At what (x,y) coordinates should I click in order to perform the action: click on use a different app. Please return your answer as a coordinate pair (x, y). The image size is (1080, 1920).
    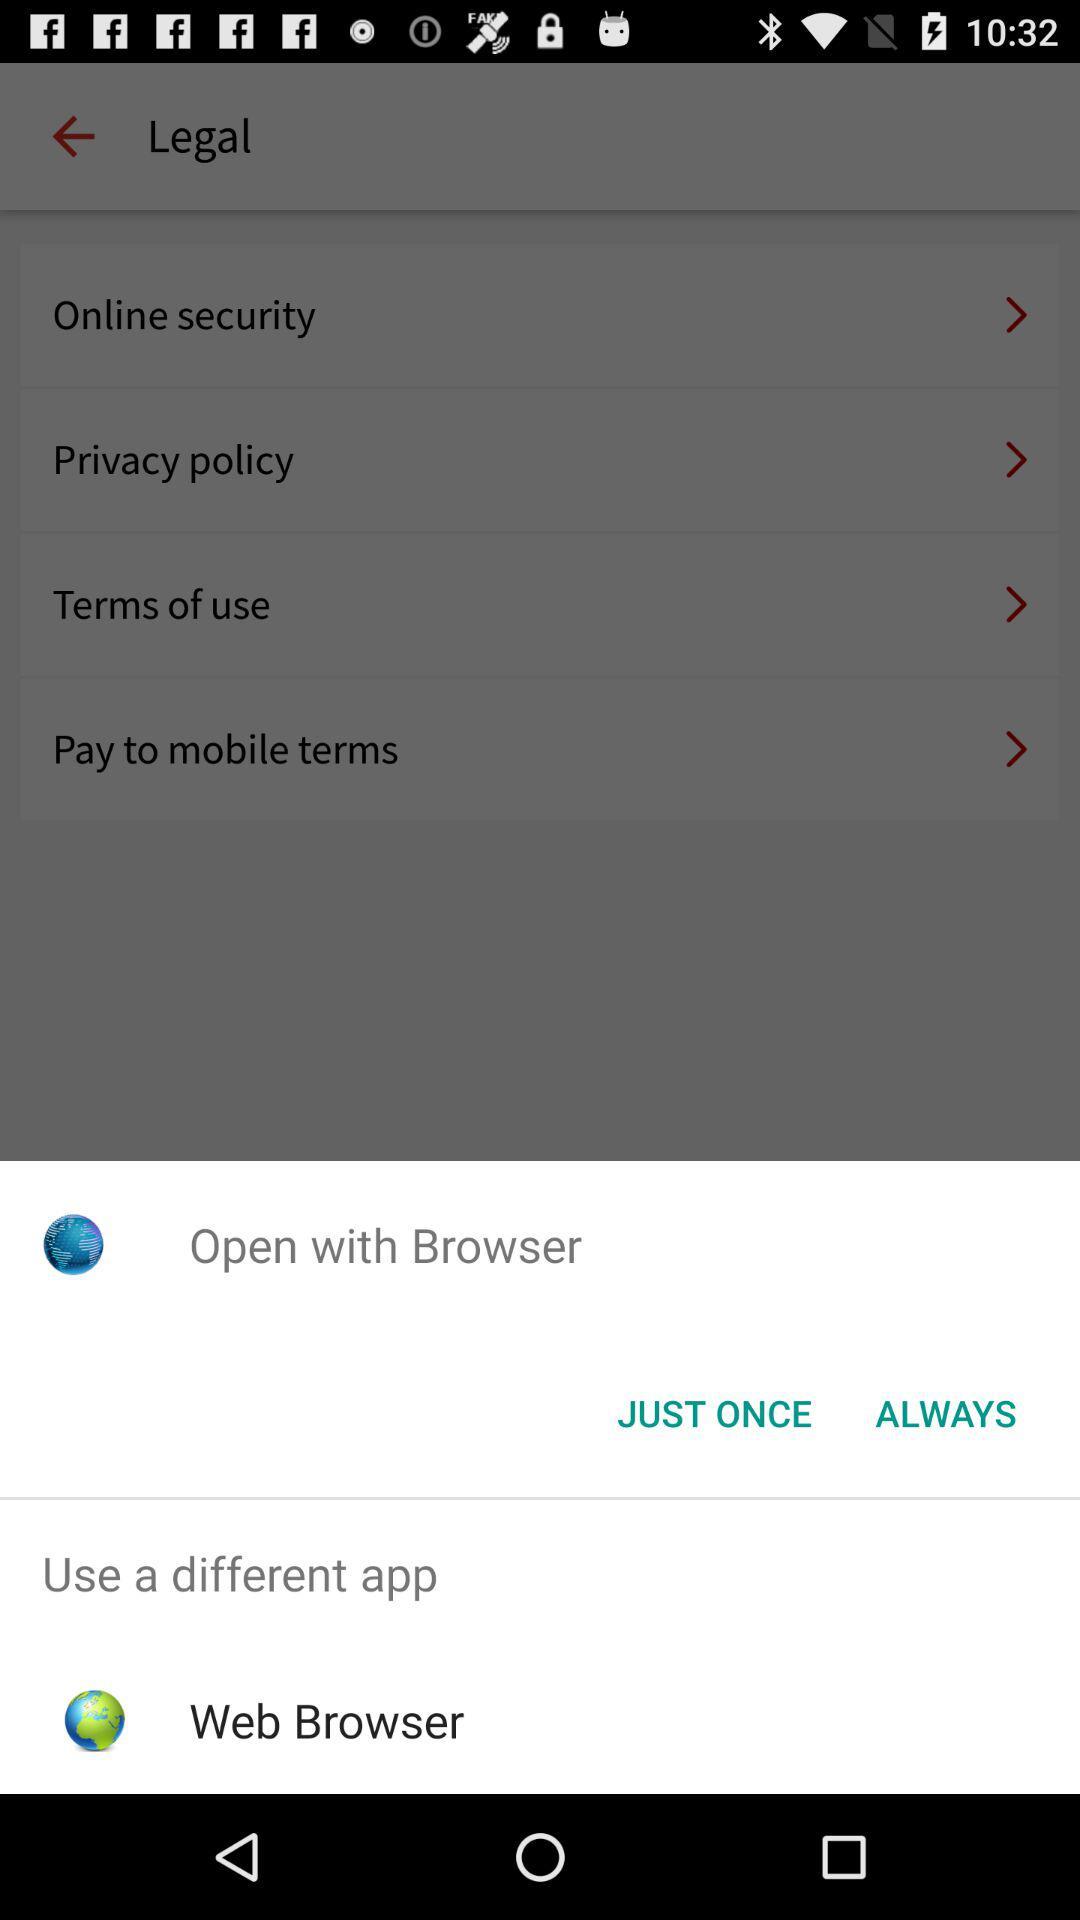
    Looking at the image, I should click on (540, 1572).